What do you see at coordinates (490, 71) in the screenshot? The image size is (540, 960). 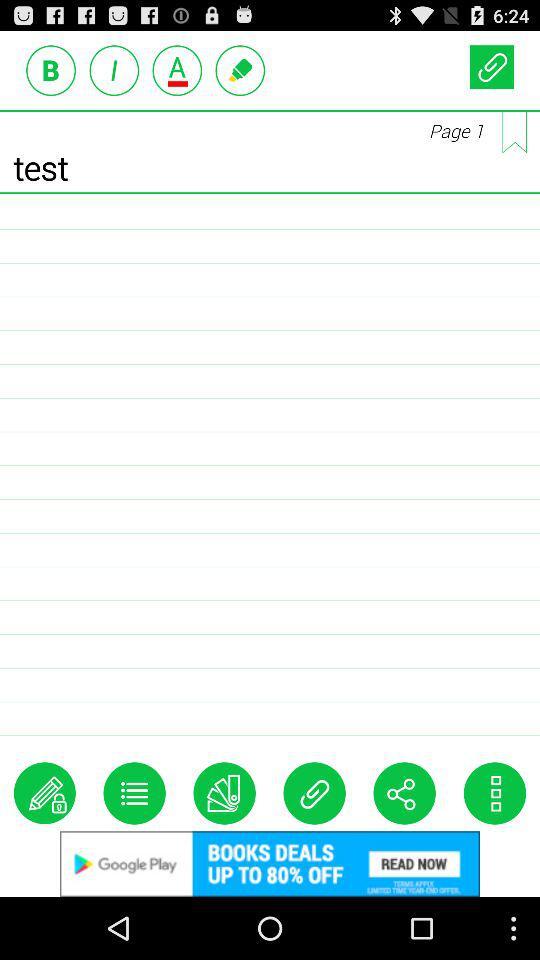 I see `the attach_file icon` at bounding box center [490, 71].